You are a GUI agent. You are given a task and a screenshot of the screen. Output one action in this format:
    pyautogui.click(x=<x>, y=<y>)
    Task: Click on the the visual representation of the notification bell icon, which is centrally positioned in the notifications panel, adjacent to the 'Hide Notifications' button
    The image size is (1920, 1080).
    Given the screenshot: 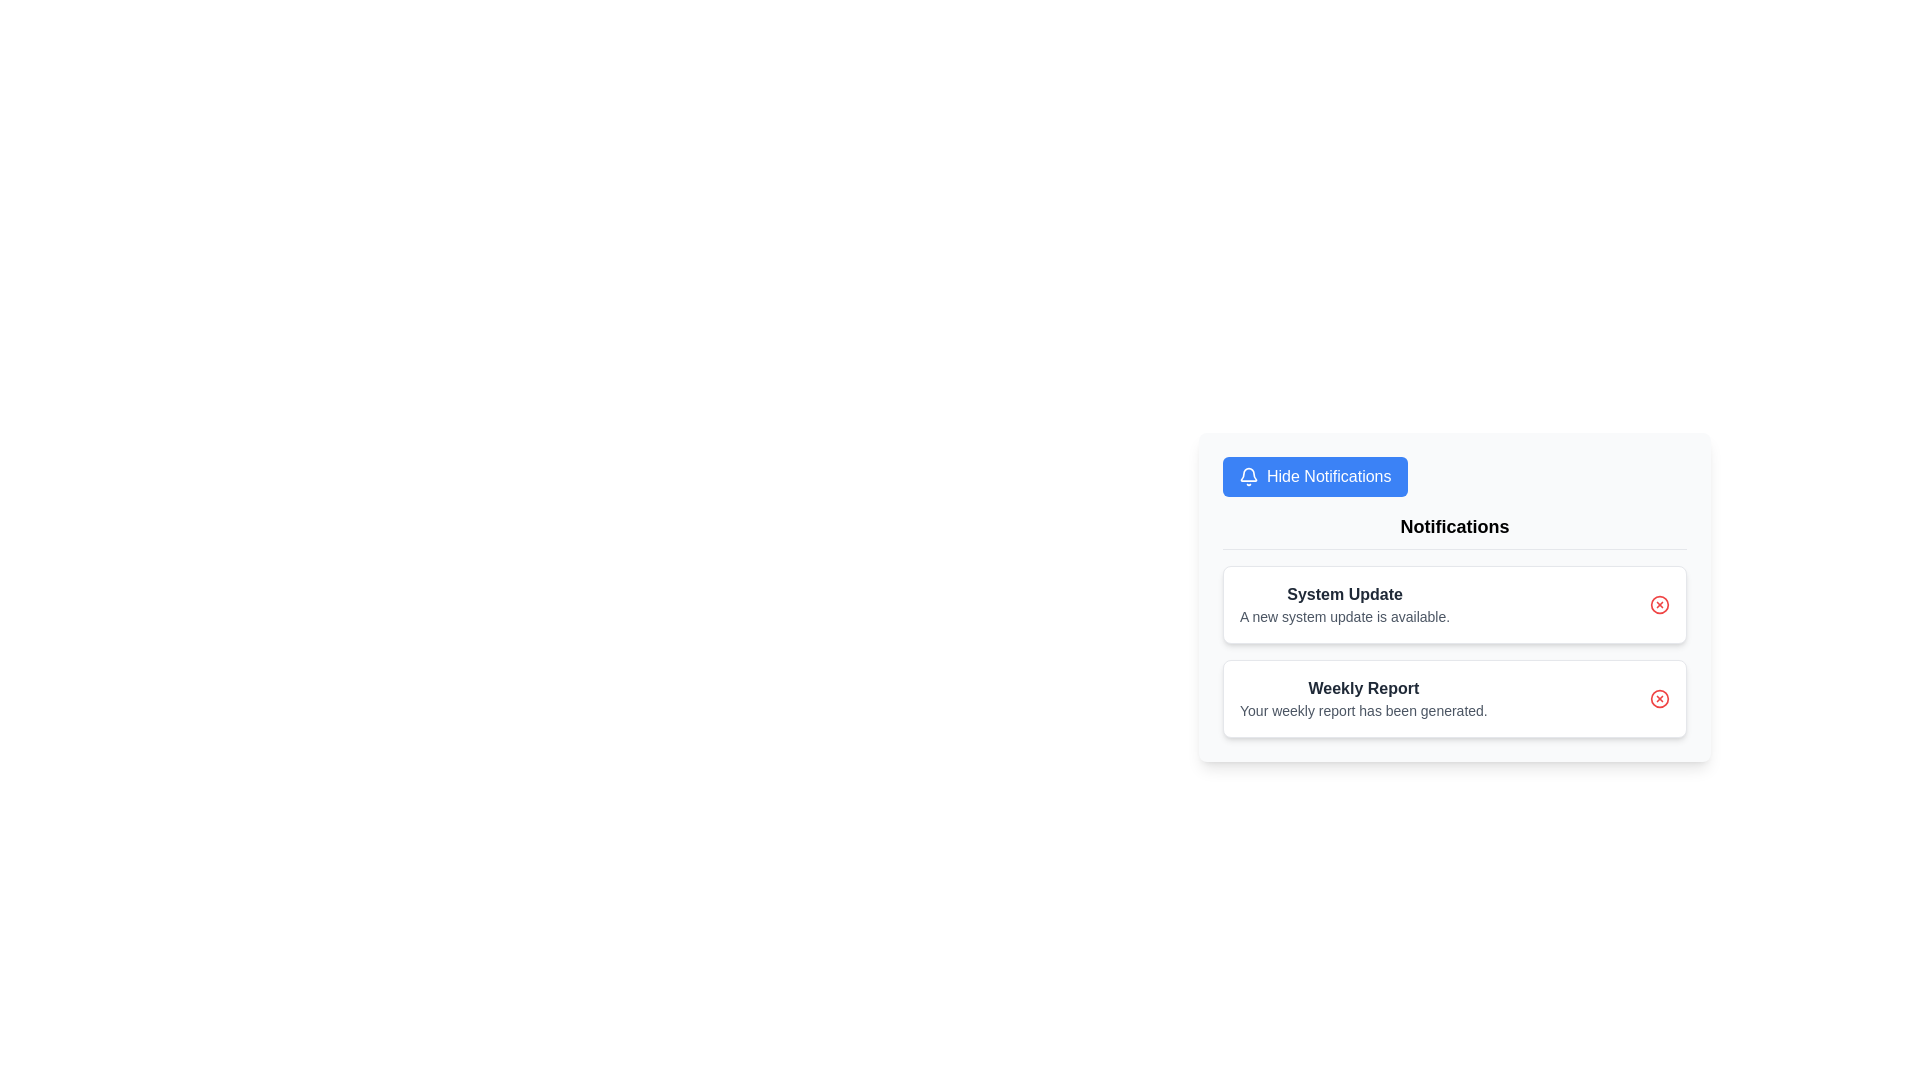 What is the action you would take?
    pyautogui.click(x=1247, y=474)
    